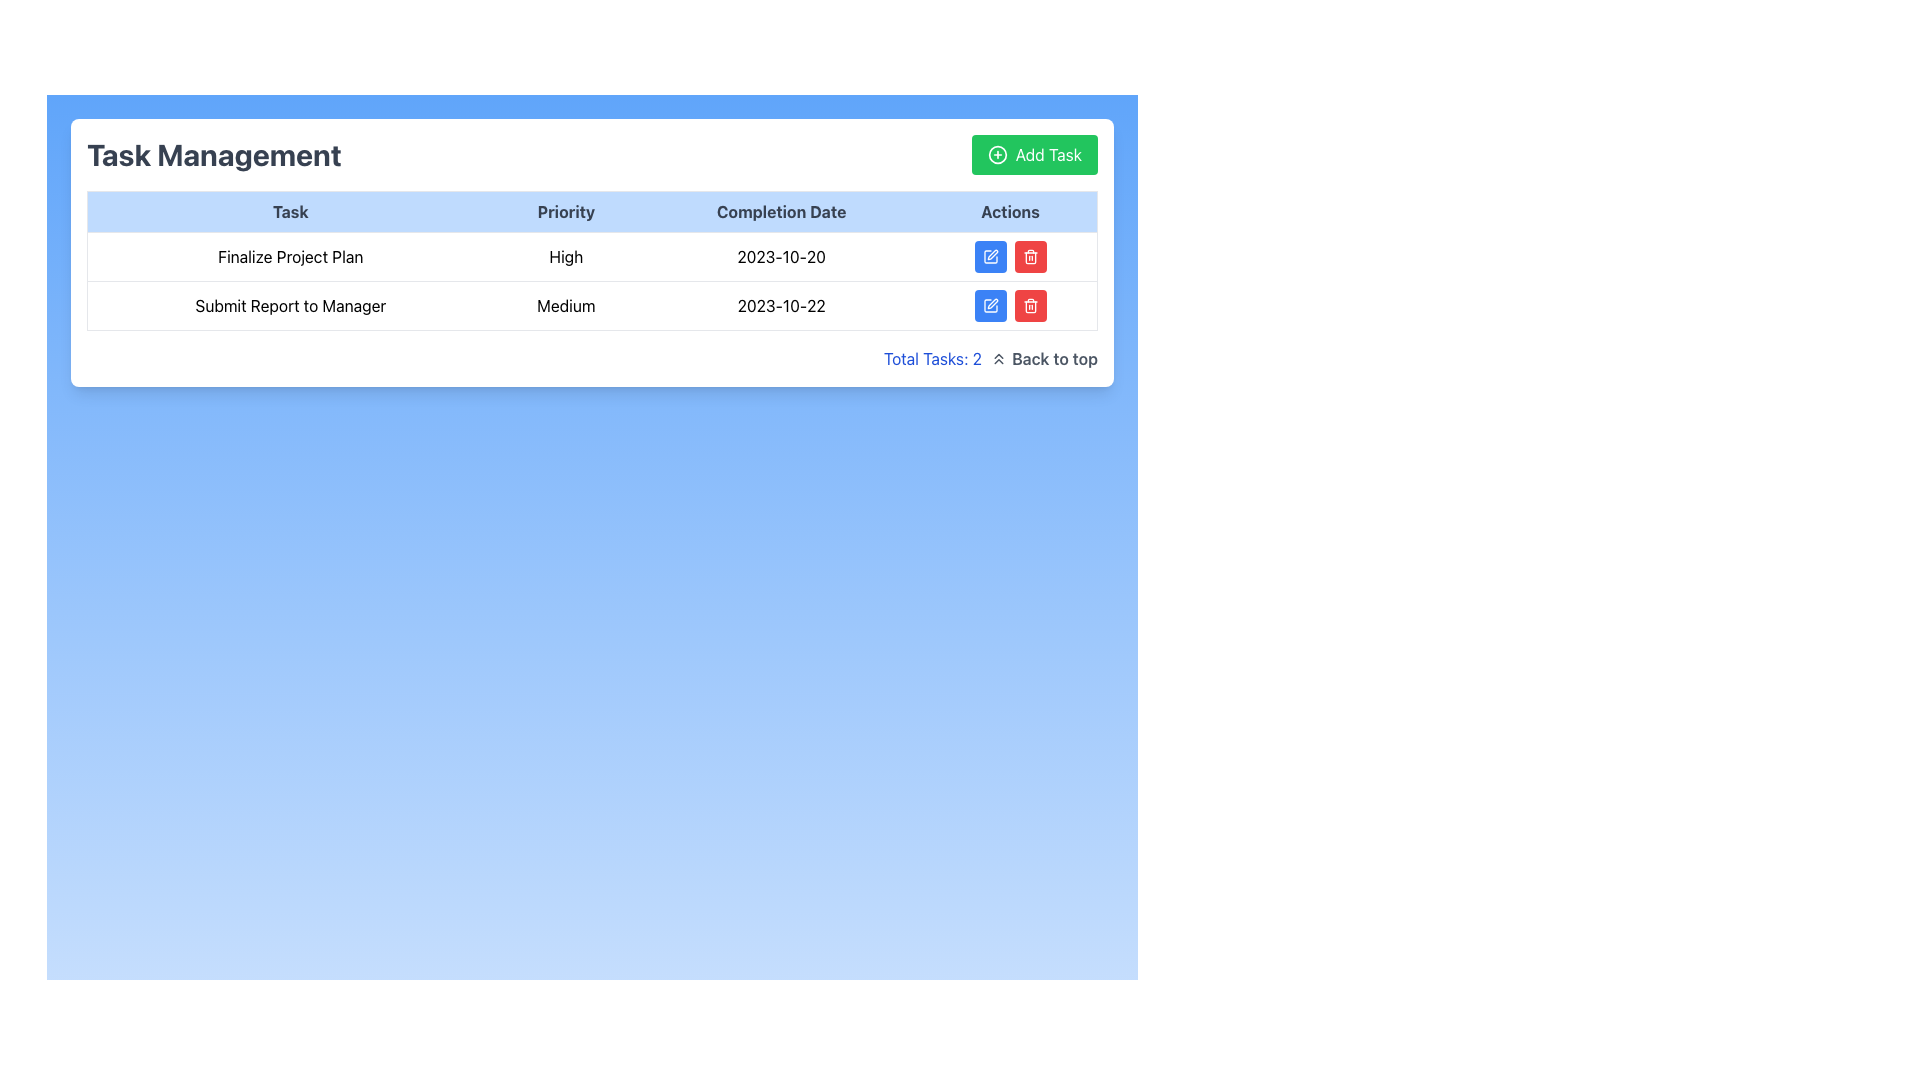 The image size is (1920, 1080). Describe the element at coordinates (1030, 256) in the screenshot. I see `the delete button in the 'Actions' column of the table` at that location.